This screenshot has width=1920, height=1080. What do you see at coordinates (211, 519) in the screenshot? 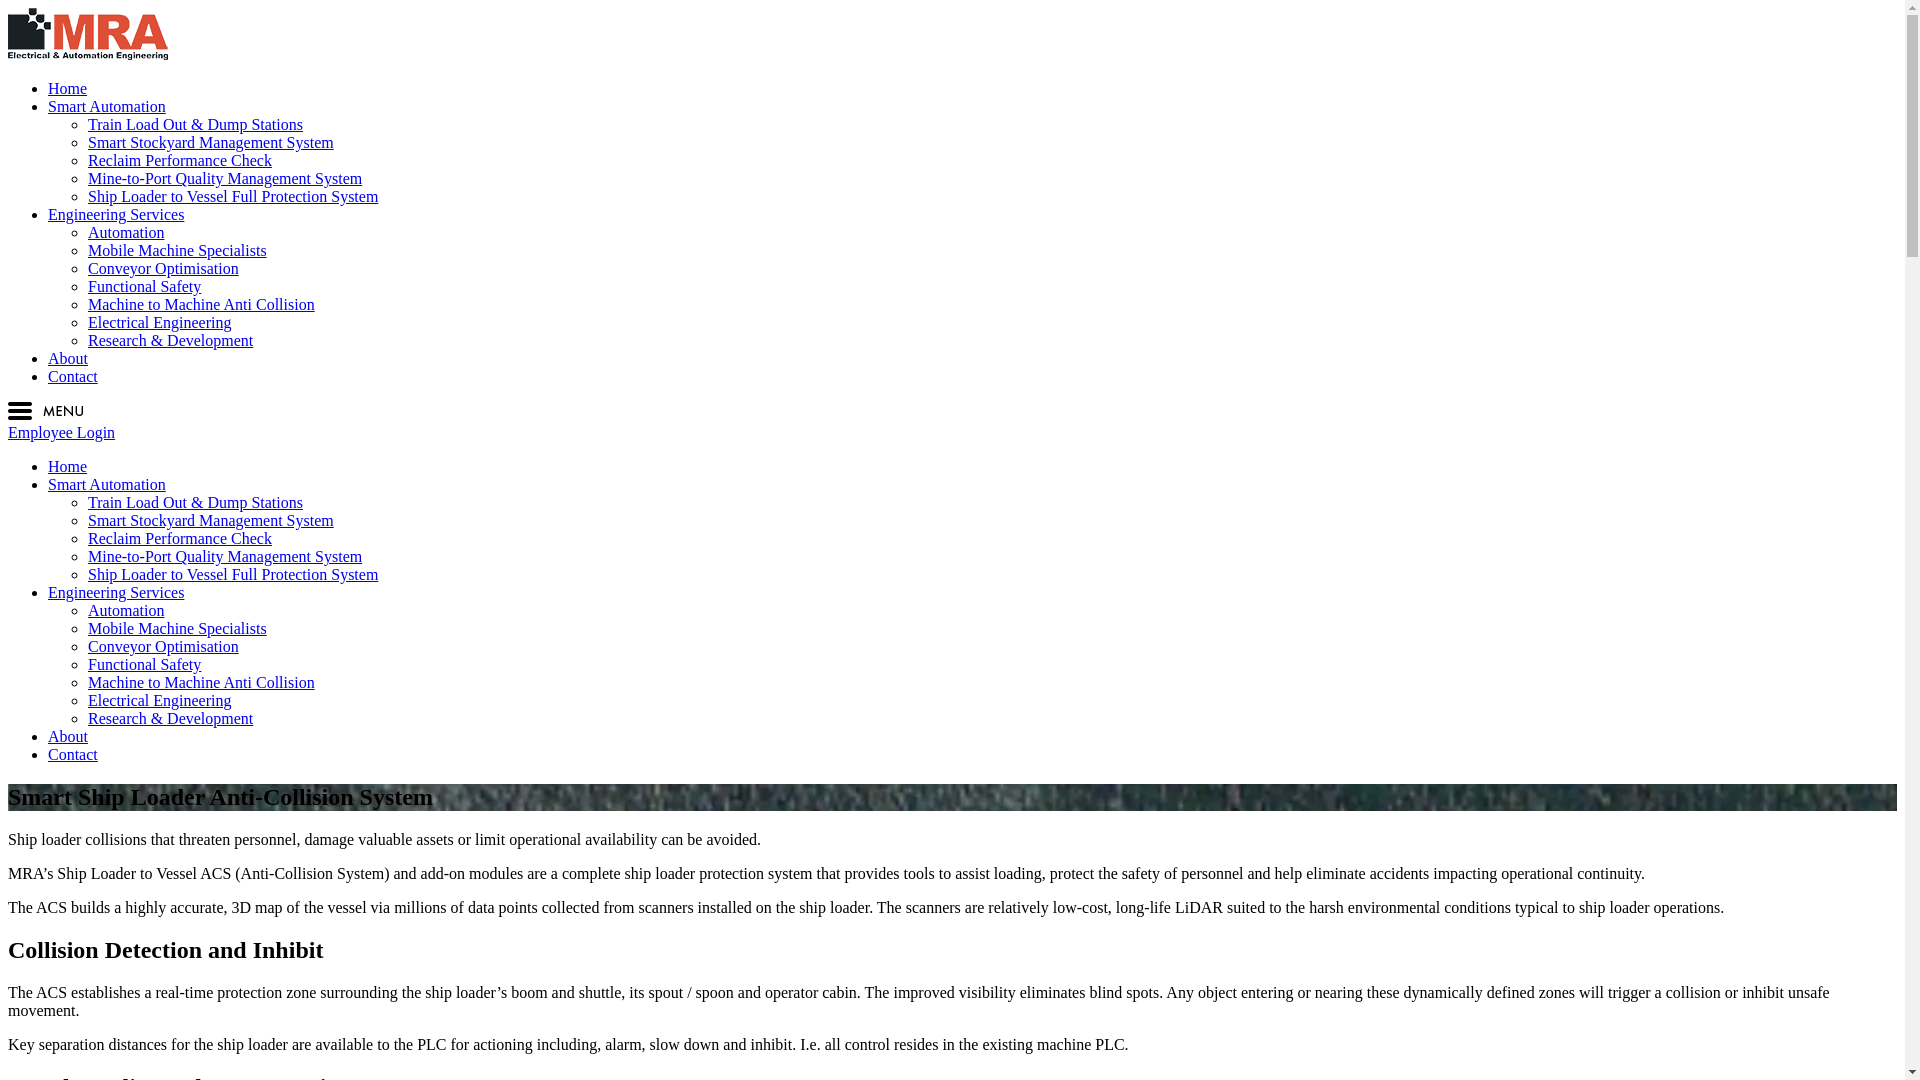
I see `'Smart Stockyard Management System'` at bounding box center [211, 519].